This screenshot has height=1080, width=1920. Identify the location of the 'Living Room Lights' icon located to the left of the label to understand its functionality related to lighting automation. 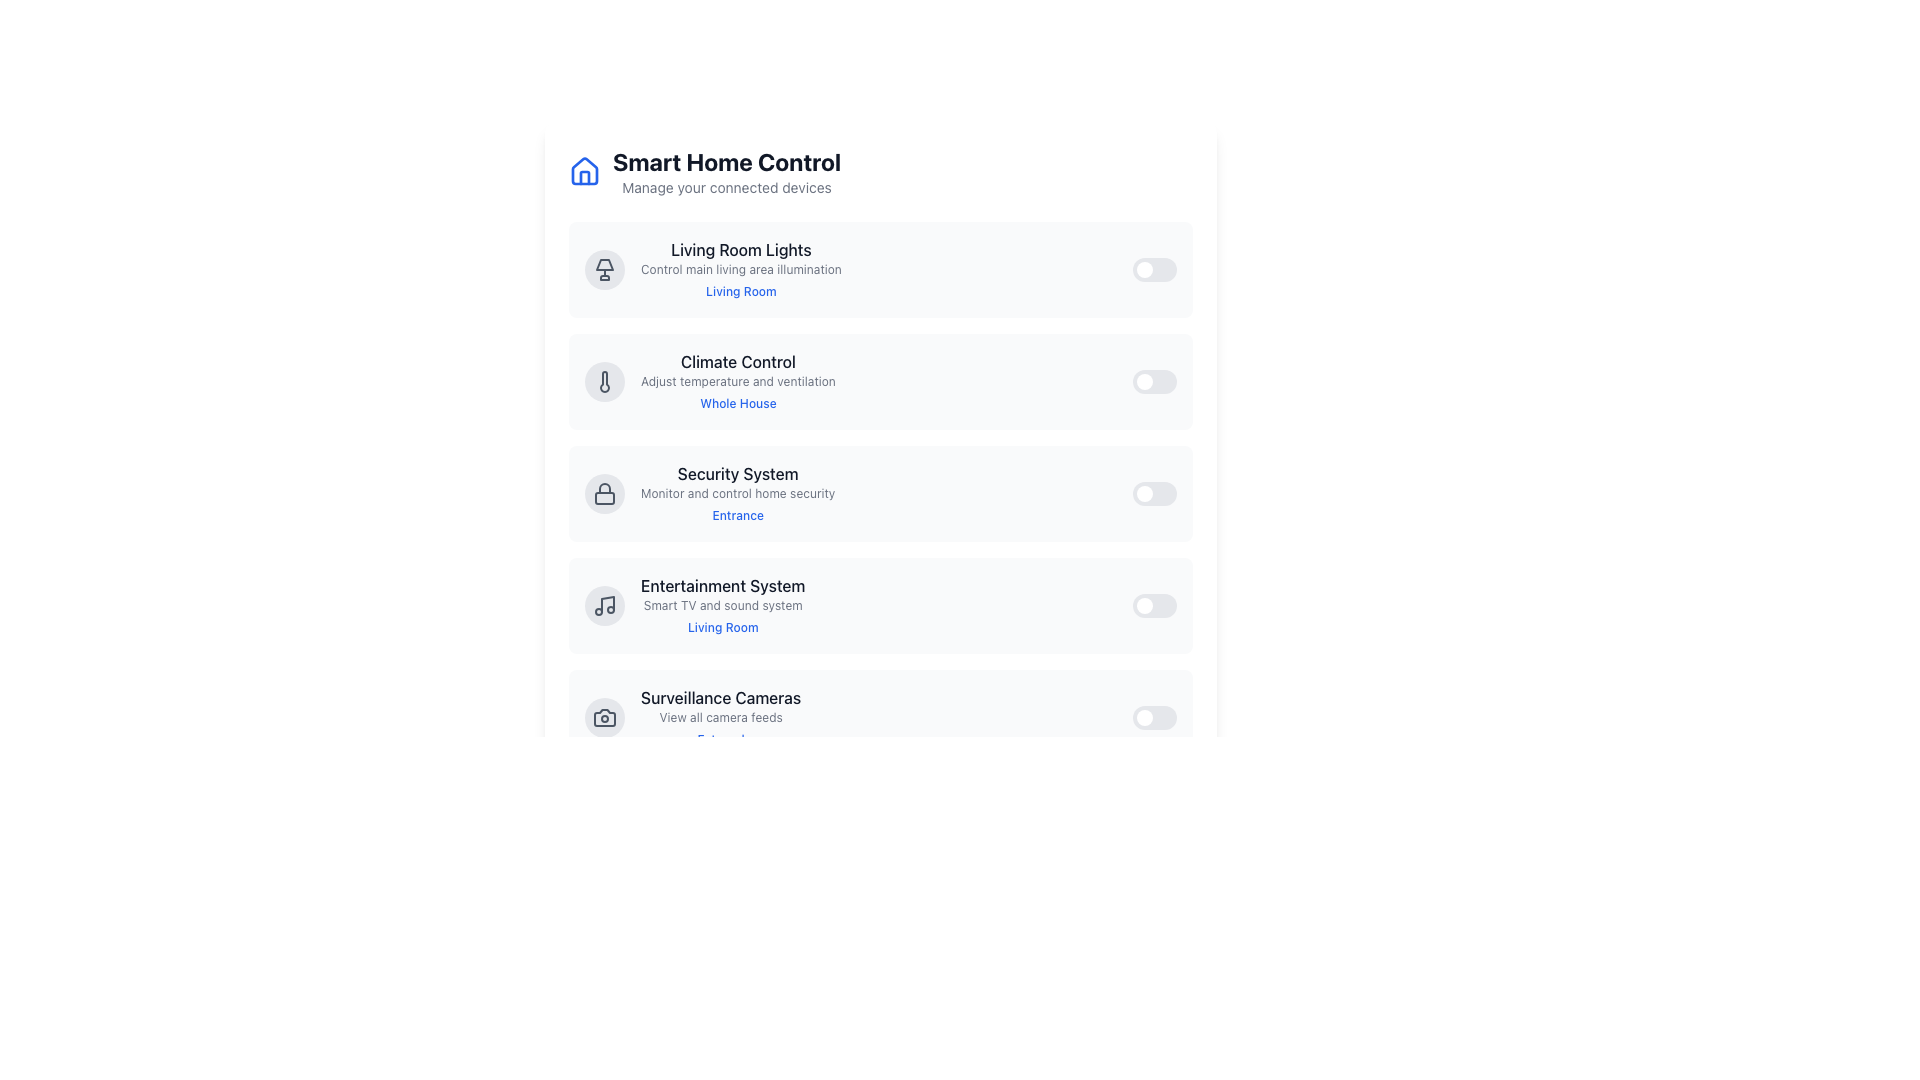
(603, 270).